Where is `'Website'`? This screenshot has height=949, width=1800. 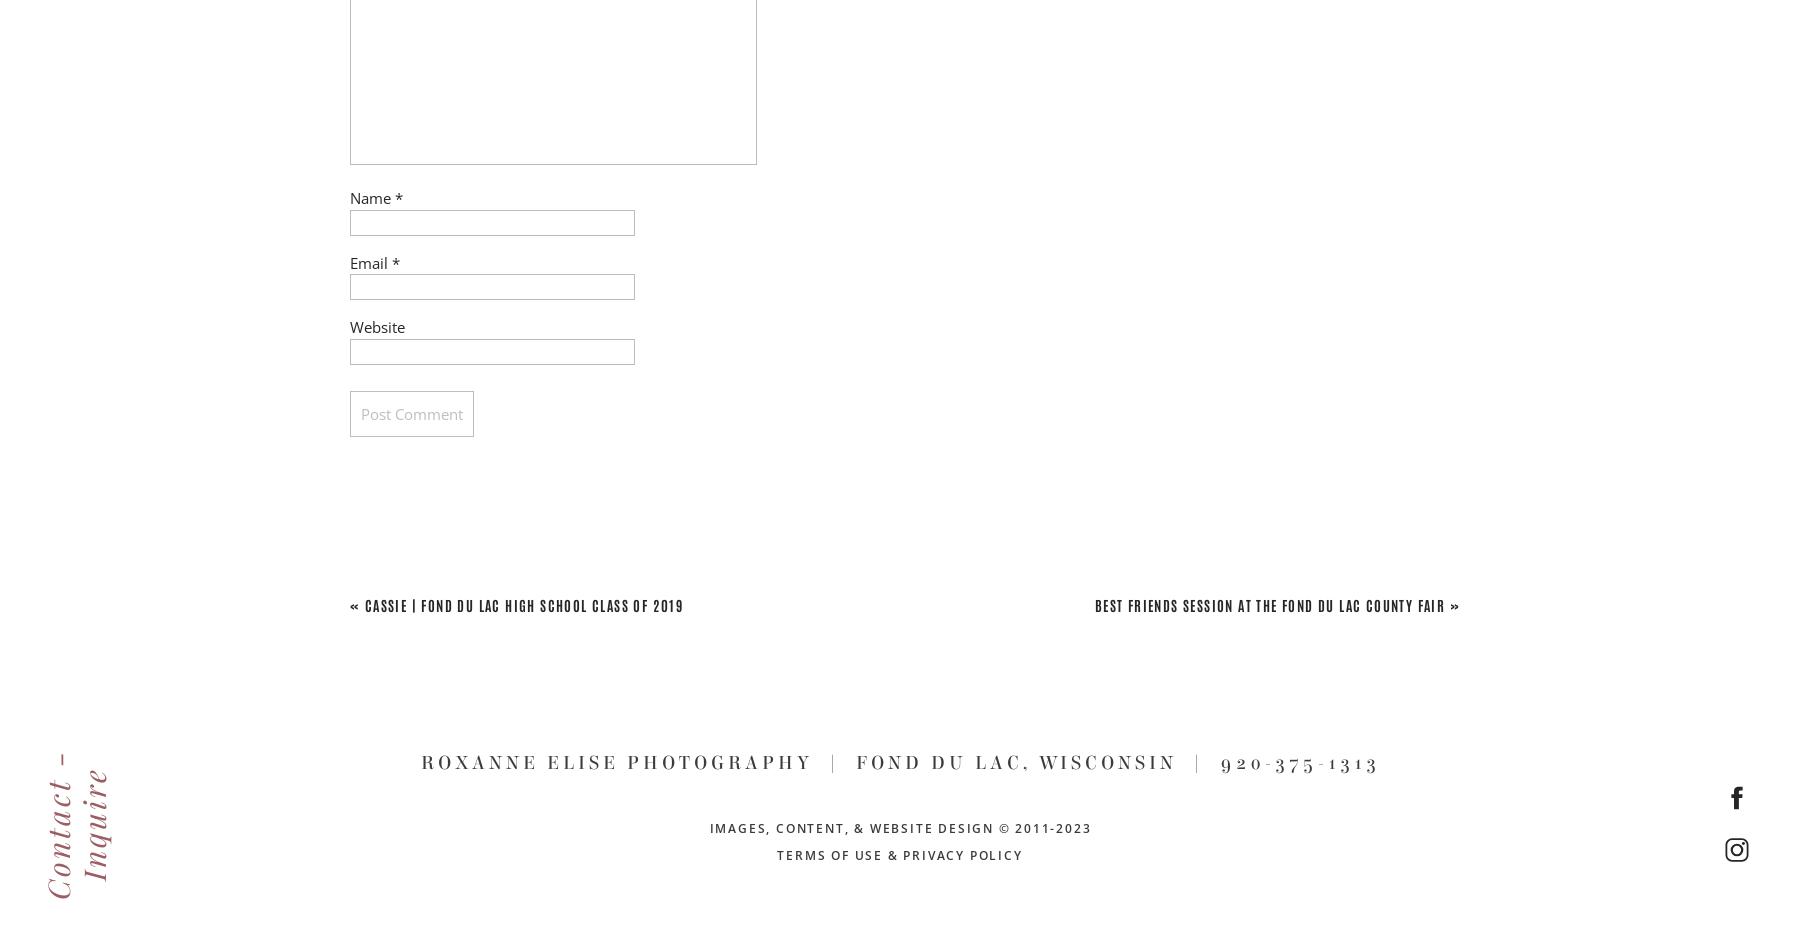
'Website' is located at coordinates (377, 327).